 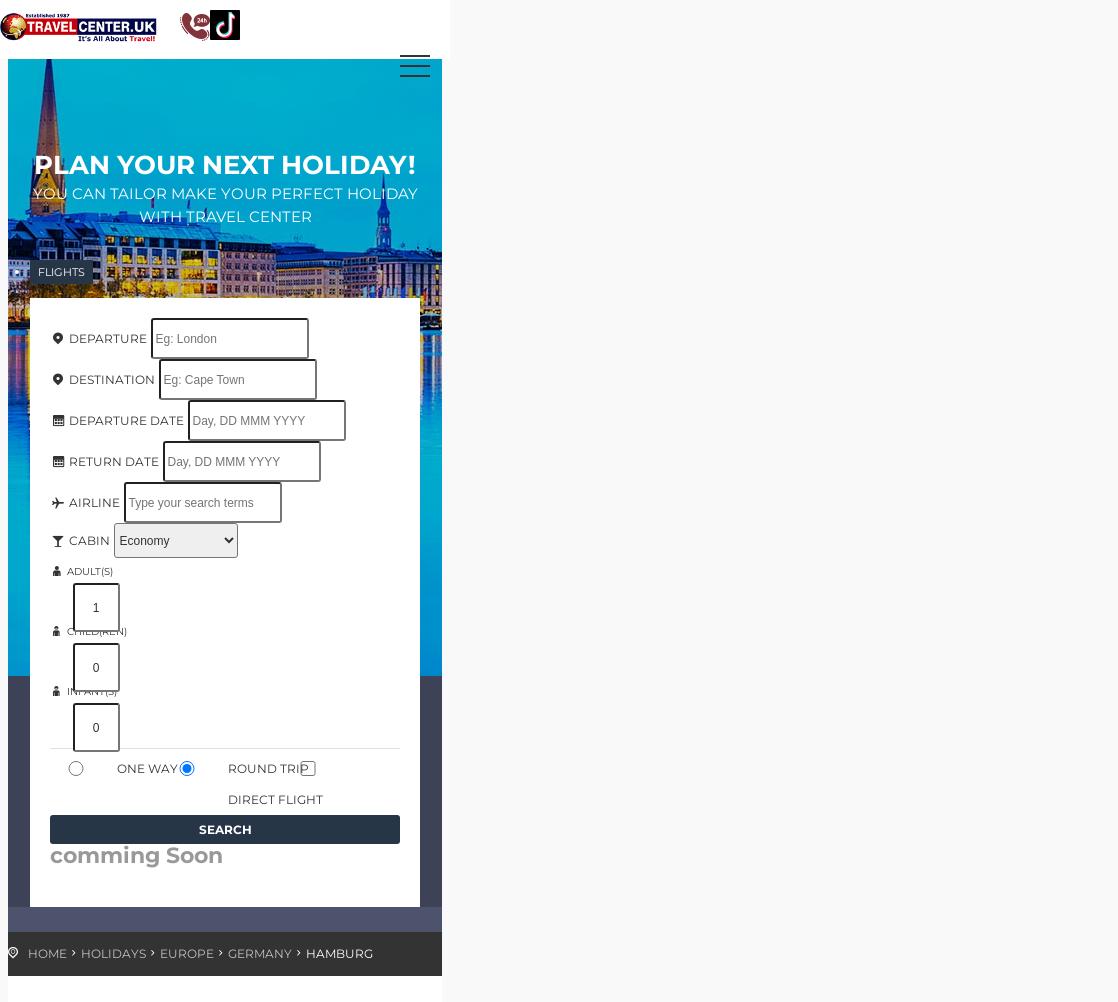 I want to click on 'Departure', so click(x=65, y=337).